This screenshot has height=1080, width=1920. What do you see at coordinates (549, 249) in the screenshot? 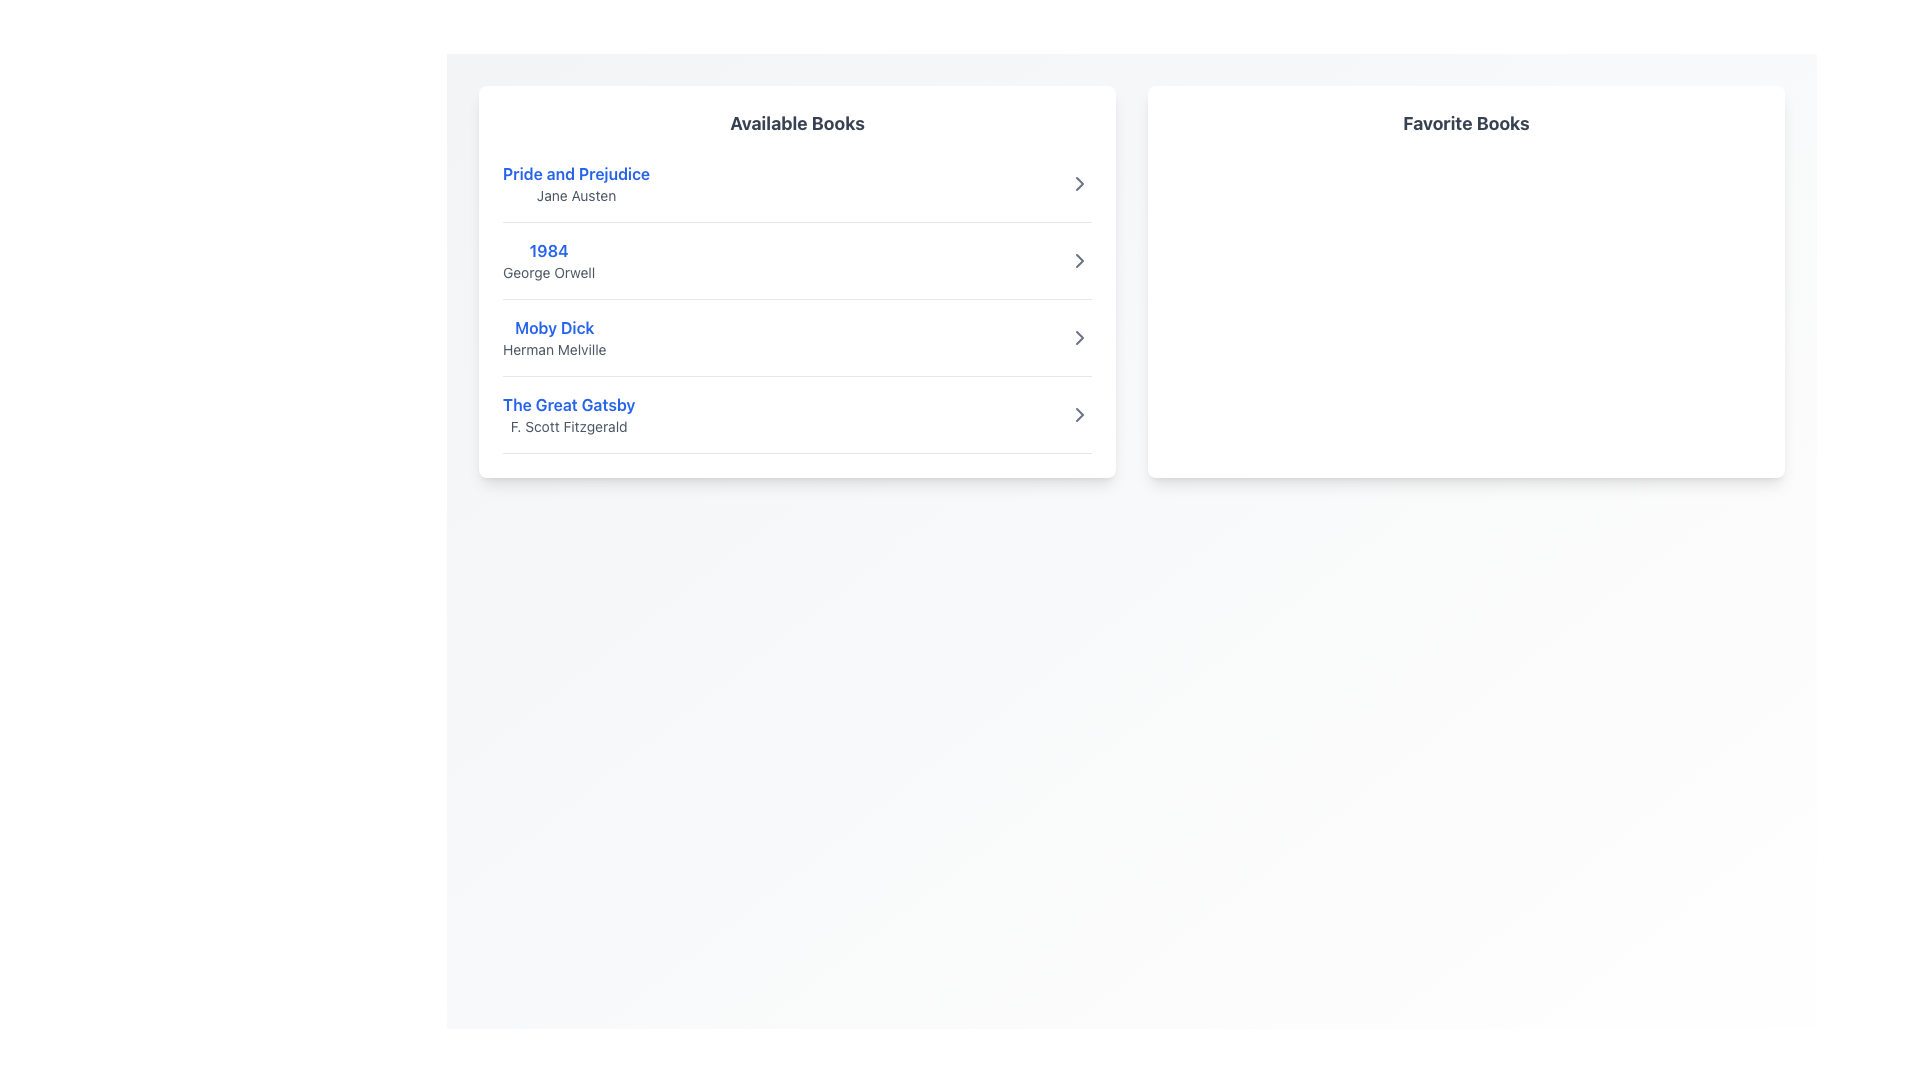
I see `the link representing the book title '1984' in the 'Available Books' section` at bounding box center [549, 249].